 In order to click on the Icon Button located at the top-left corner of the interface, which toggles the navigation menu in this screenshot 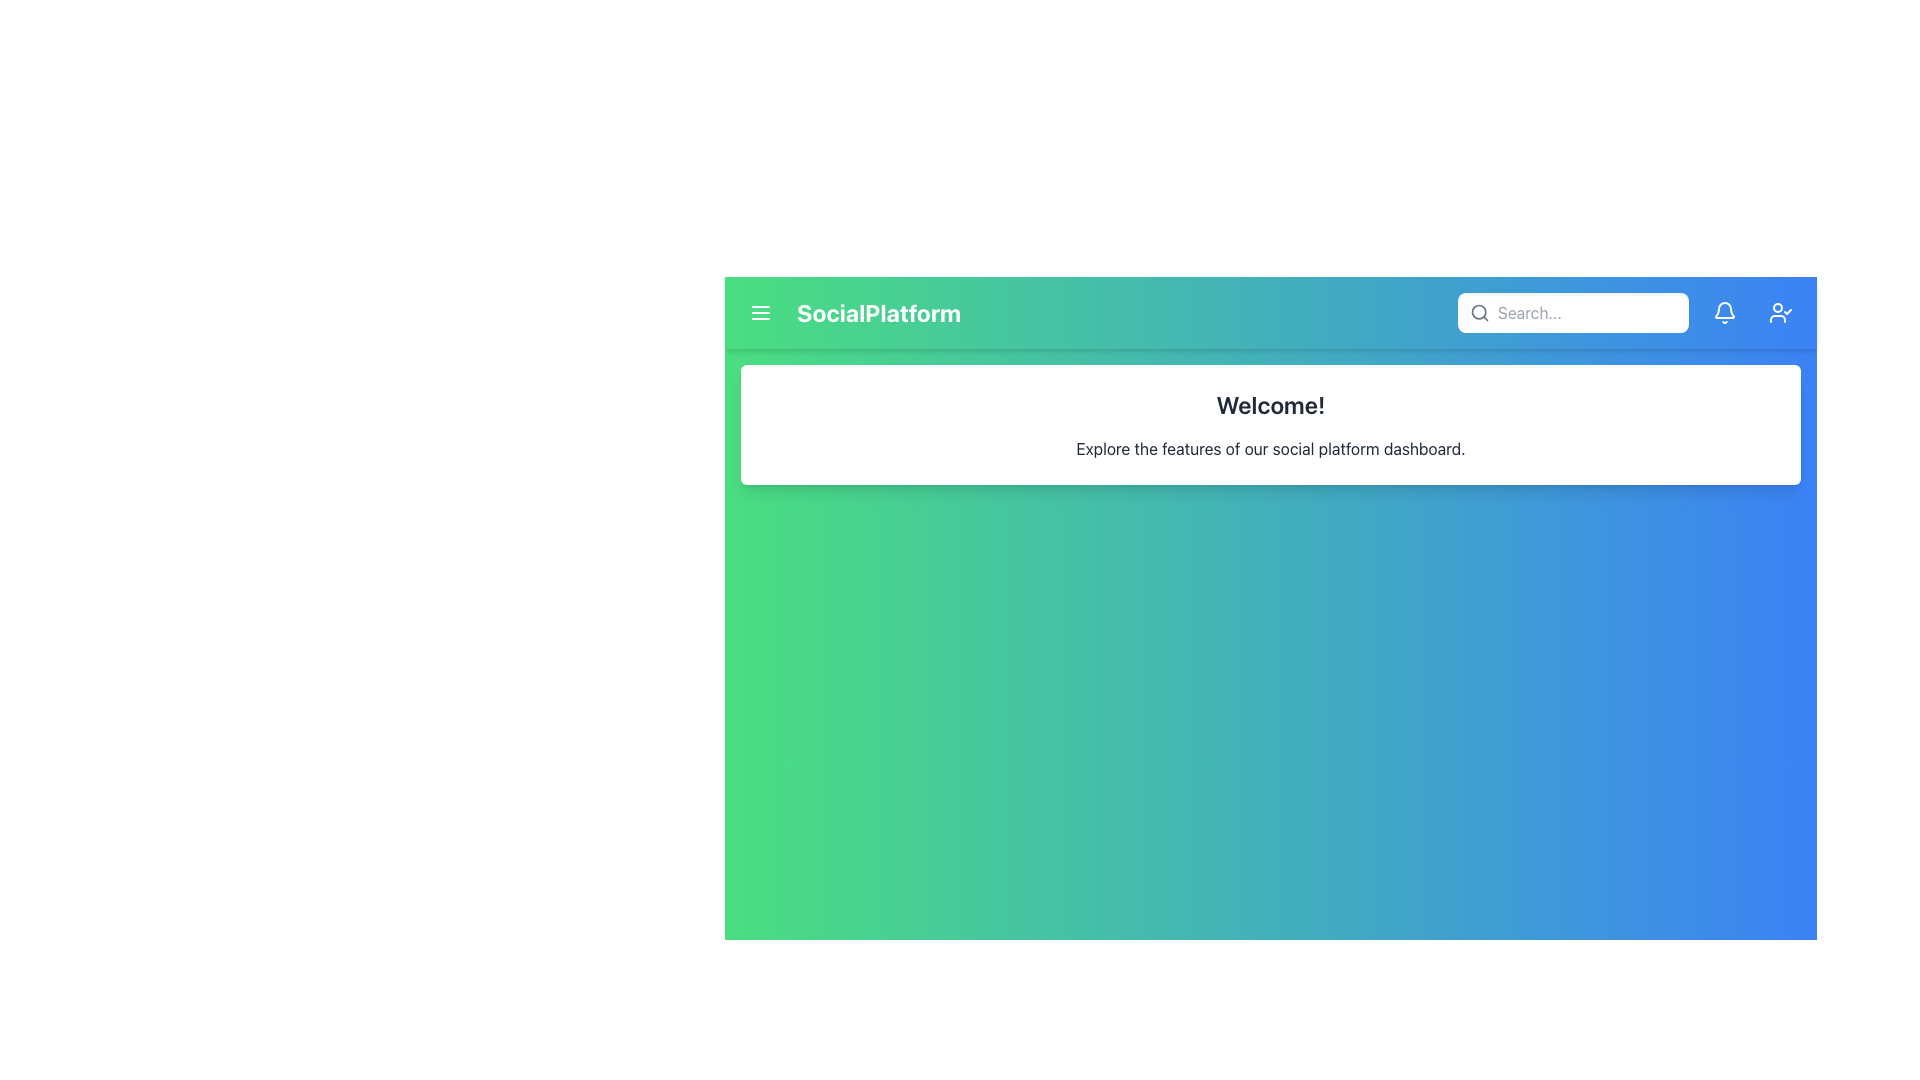, I will do `click(760, 312)`.